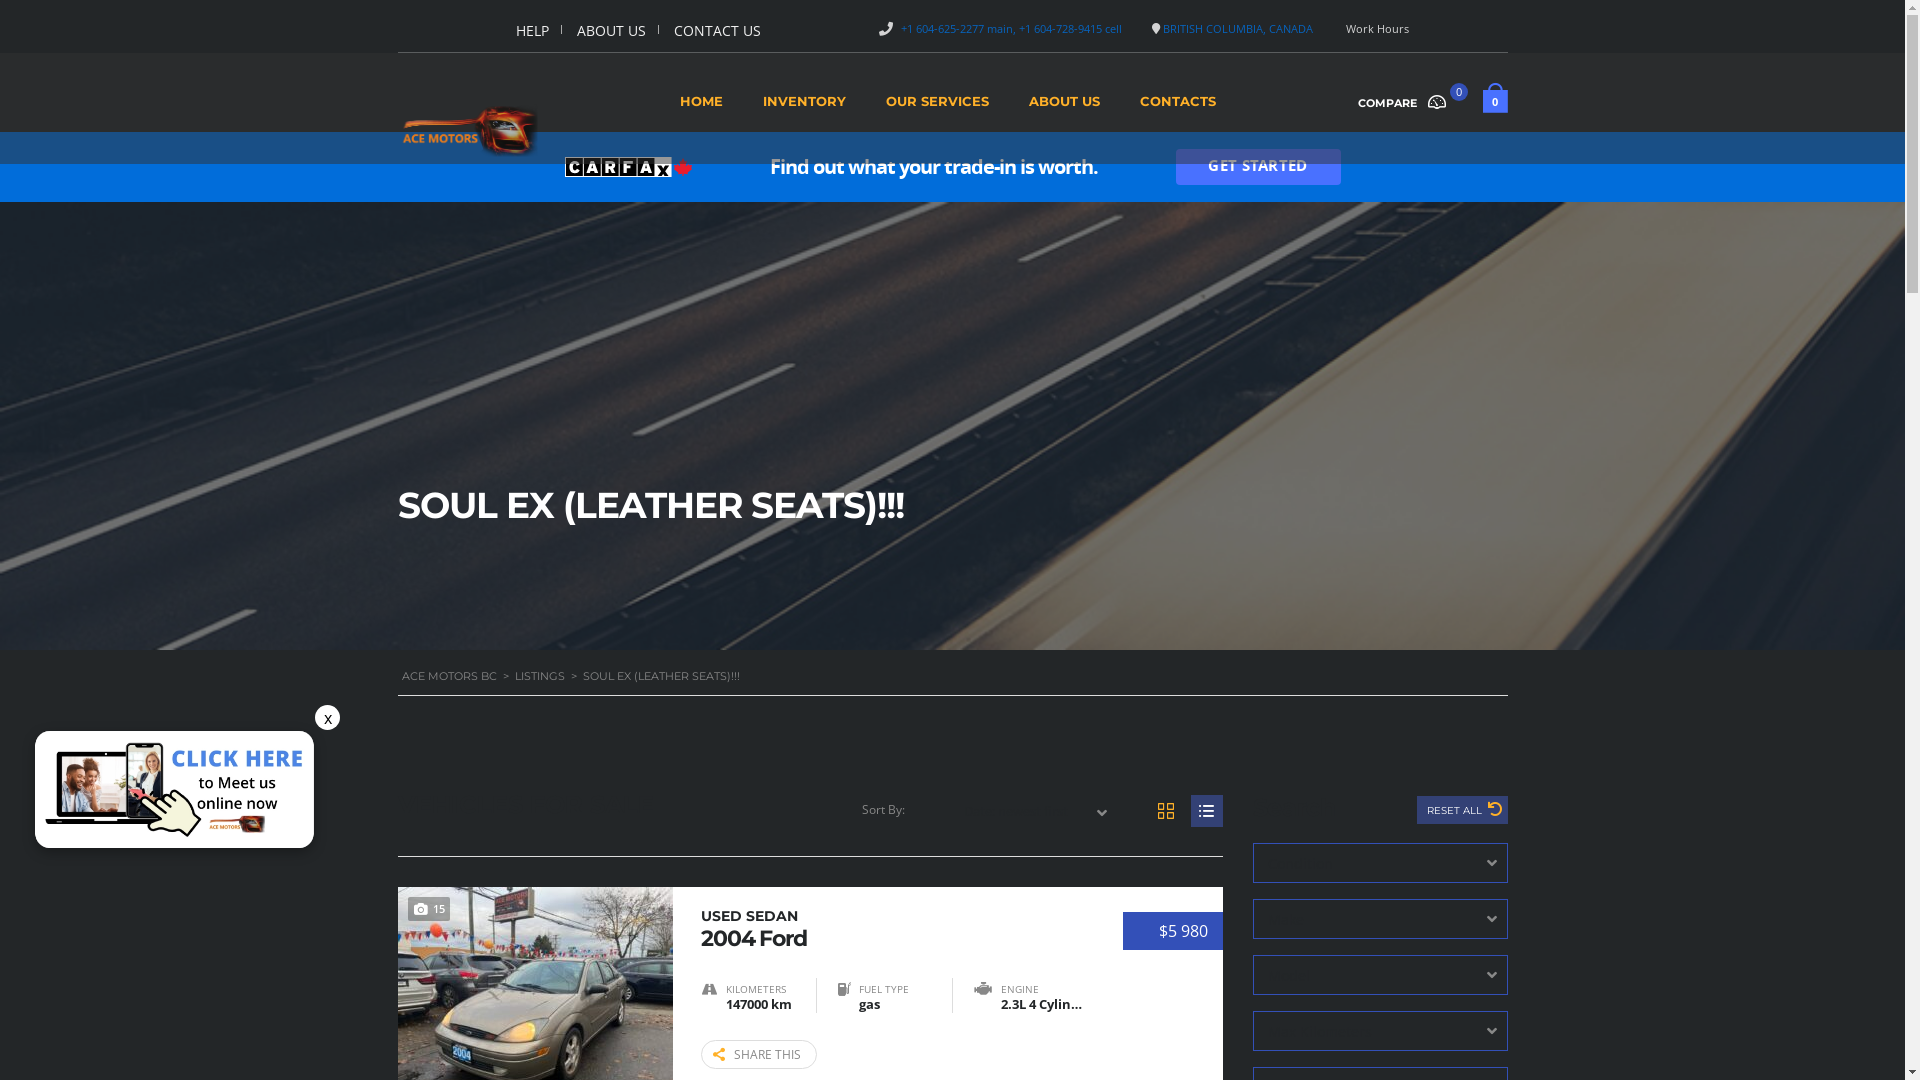 This screenshot has height=1080, width=1920. Describe the element at coordinates (1257, 165) in the screenshot. I see `'GET STARTED'` at that location.